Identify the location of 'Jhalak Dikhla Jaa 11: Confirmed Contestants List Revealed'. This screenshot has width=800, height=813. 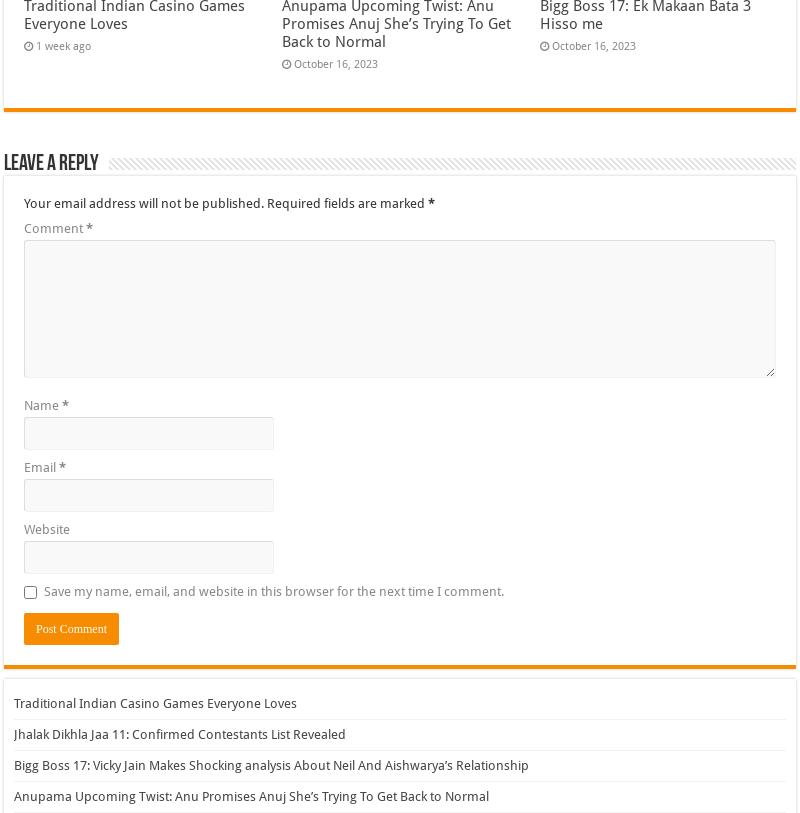
(14, 733).